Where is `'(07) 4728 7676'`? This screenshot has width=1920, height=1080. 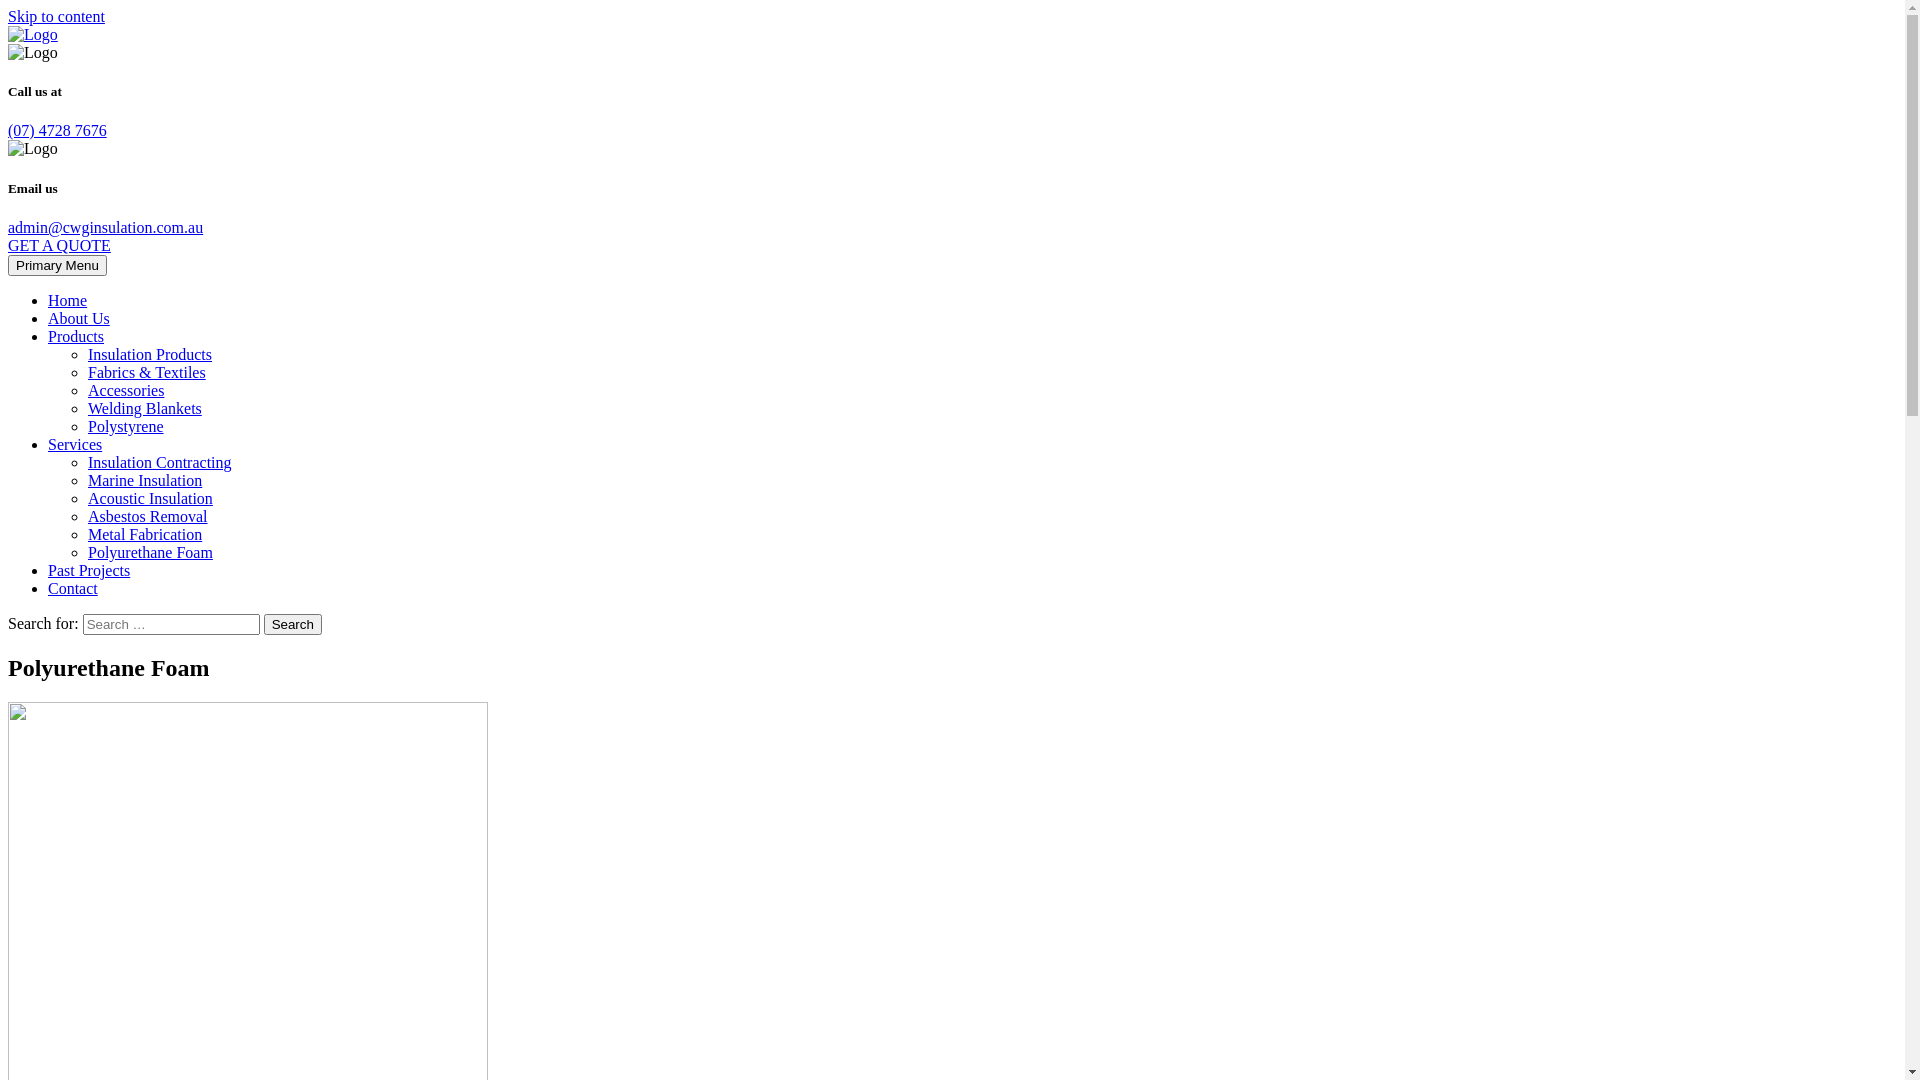 '(07) 4728 7676' is located at coordinates (57, 130).